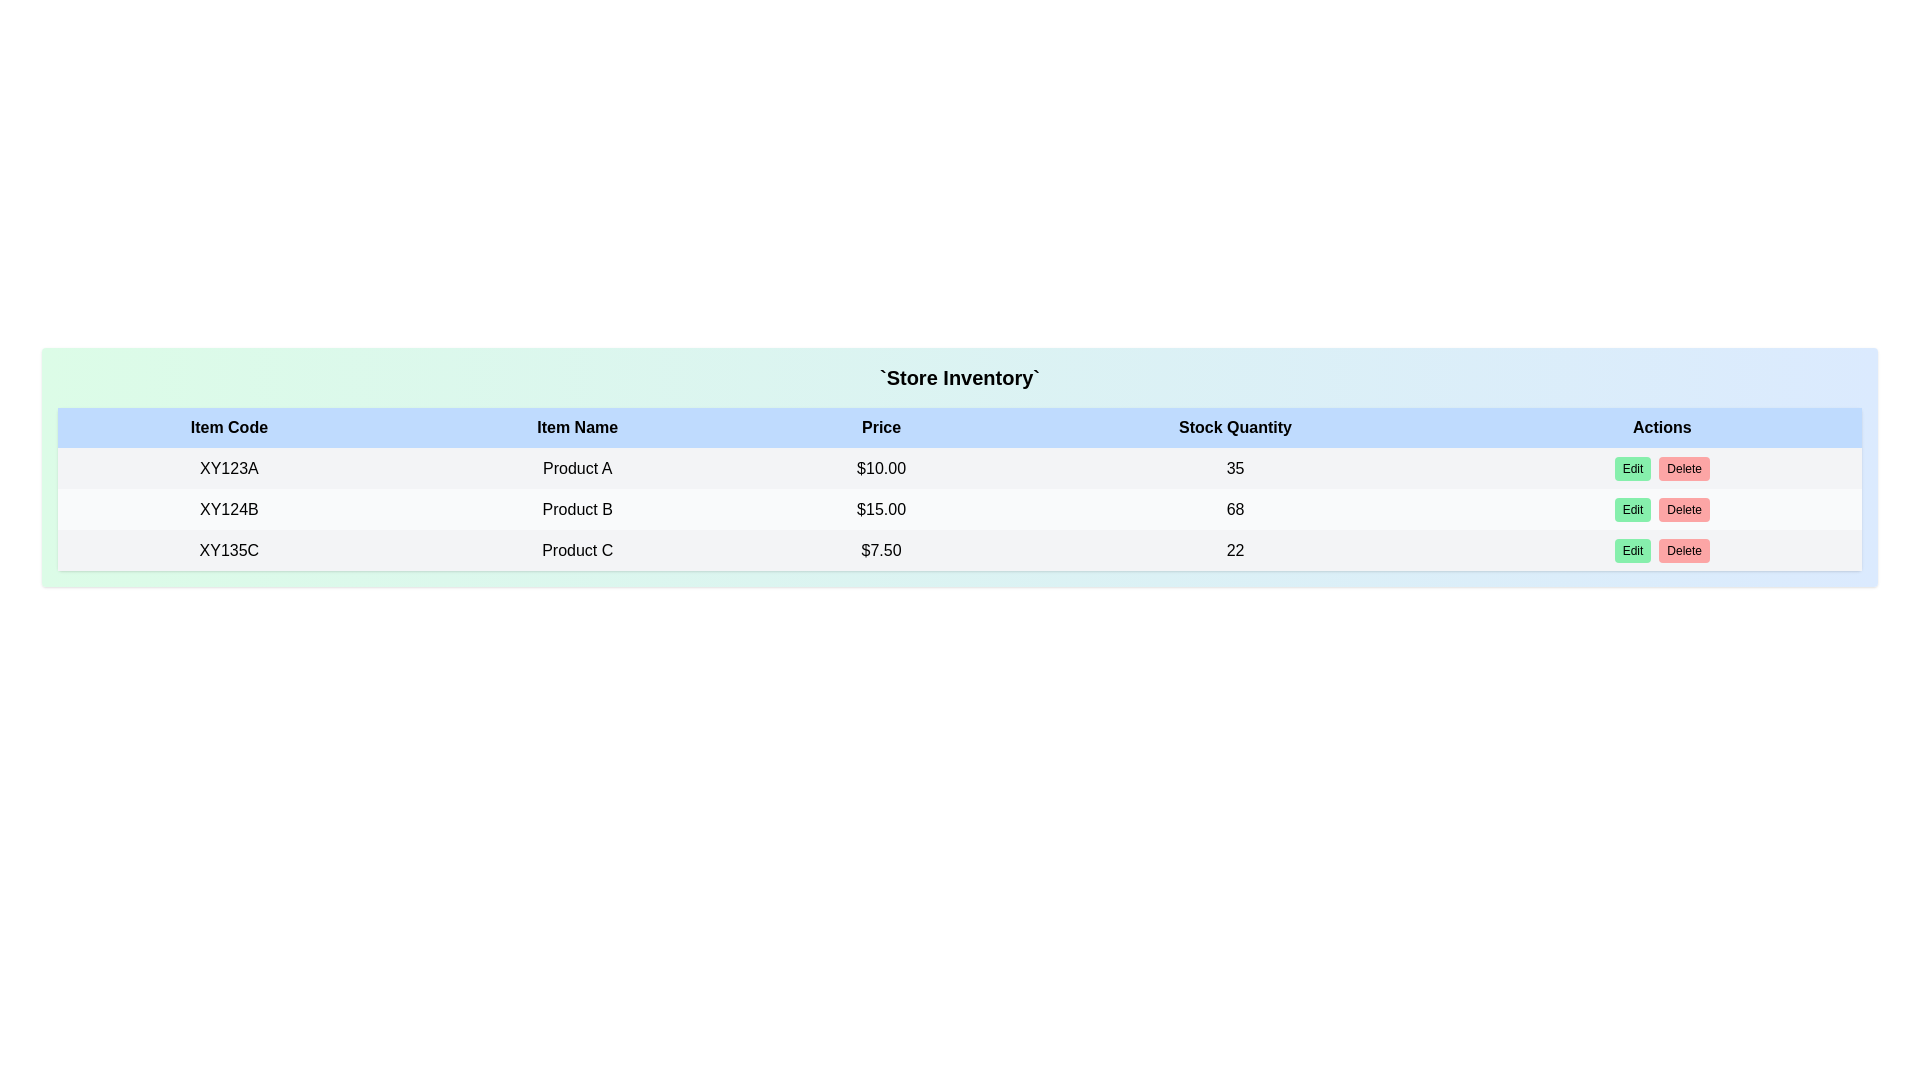  Describe the element at coordinates (880, 427) in the screenshot. I see `the 'Price' table header, which is the third header in a row of a table, clearly aligned with 'Item Code', 'Item Name', 'Stock Quantity', and 'Actions'` at that location.